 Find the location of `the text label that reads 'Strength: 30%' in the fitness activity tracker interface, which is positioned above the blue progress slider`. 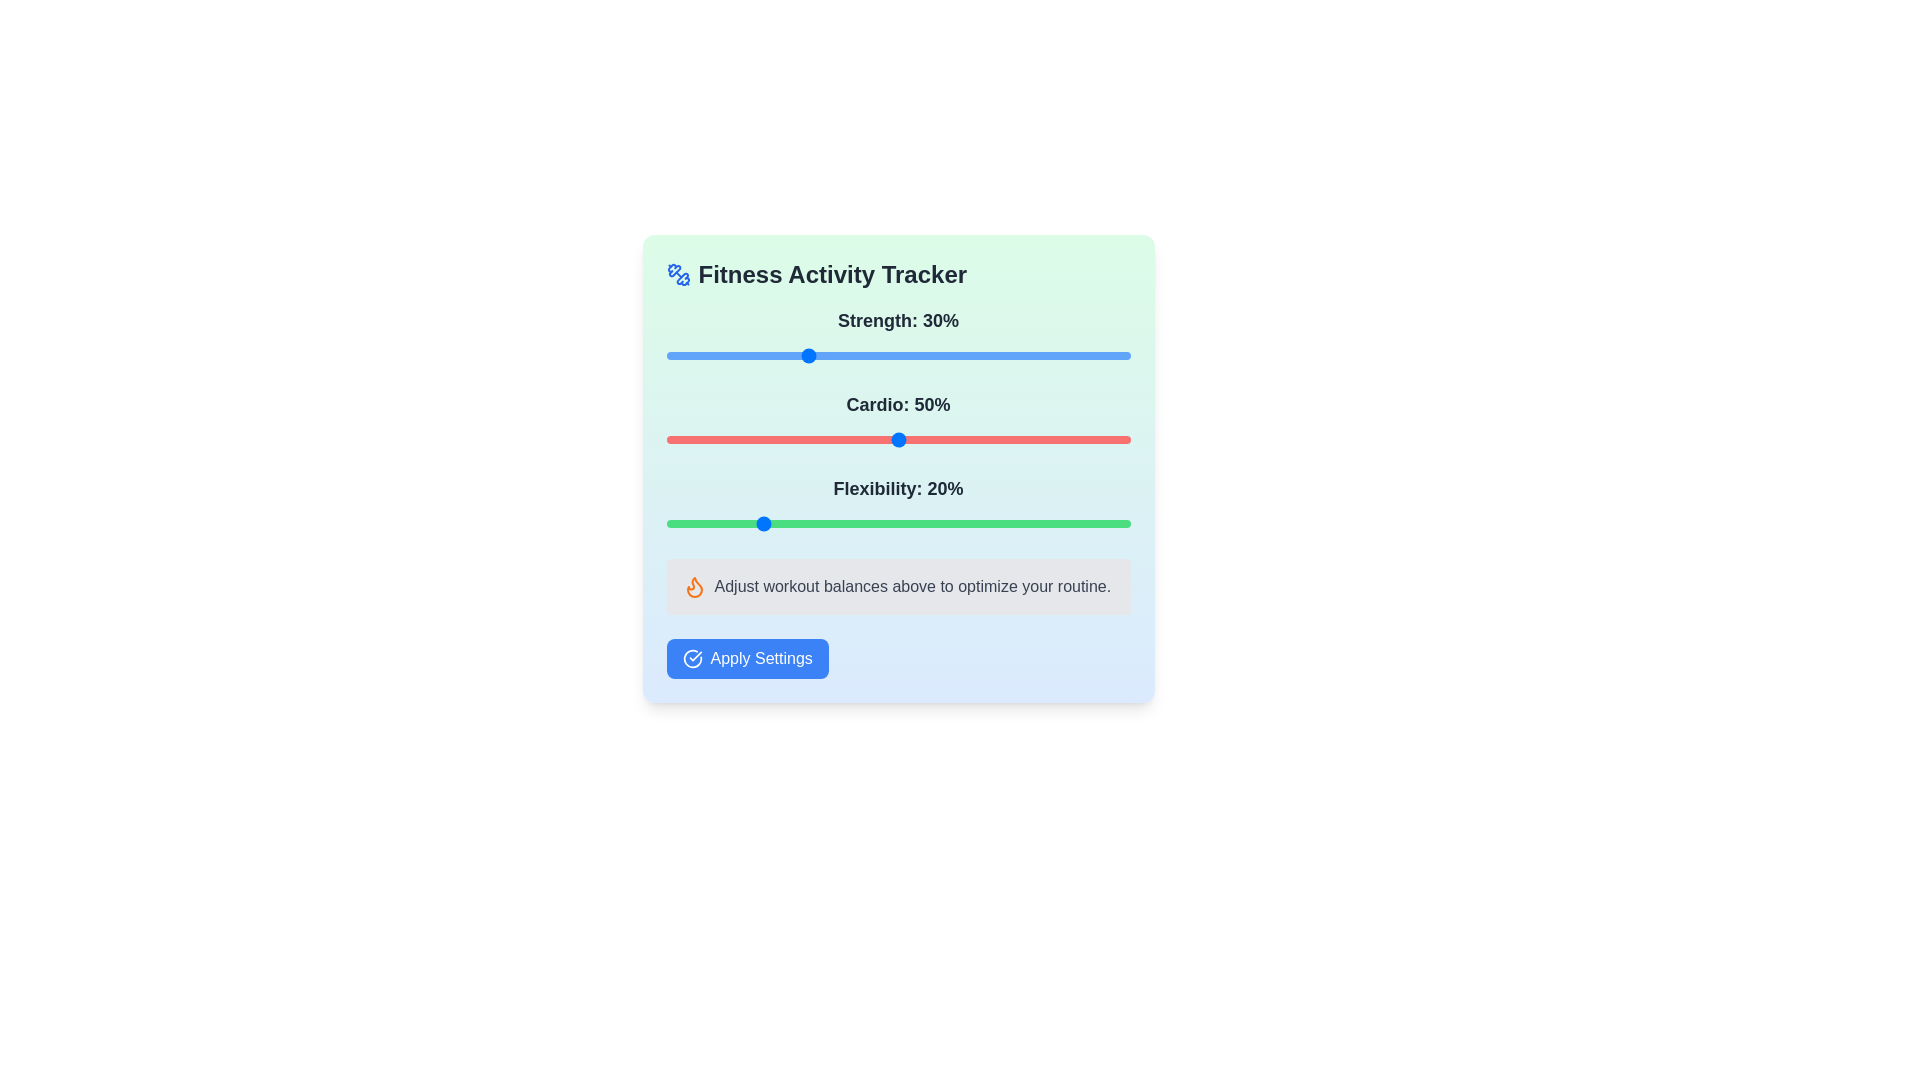

the text label that reads 'Strength: 30%' in the fitness activity tracker interface, which is positioned above the blue progress slider is located at coordinates (897, 319).